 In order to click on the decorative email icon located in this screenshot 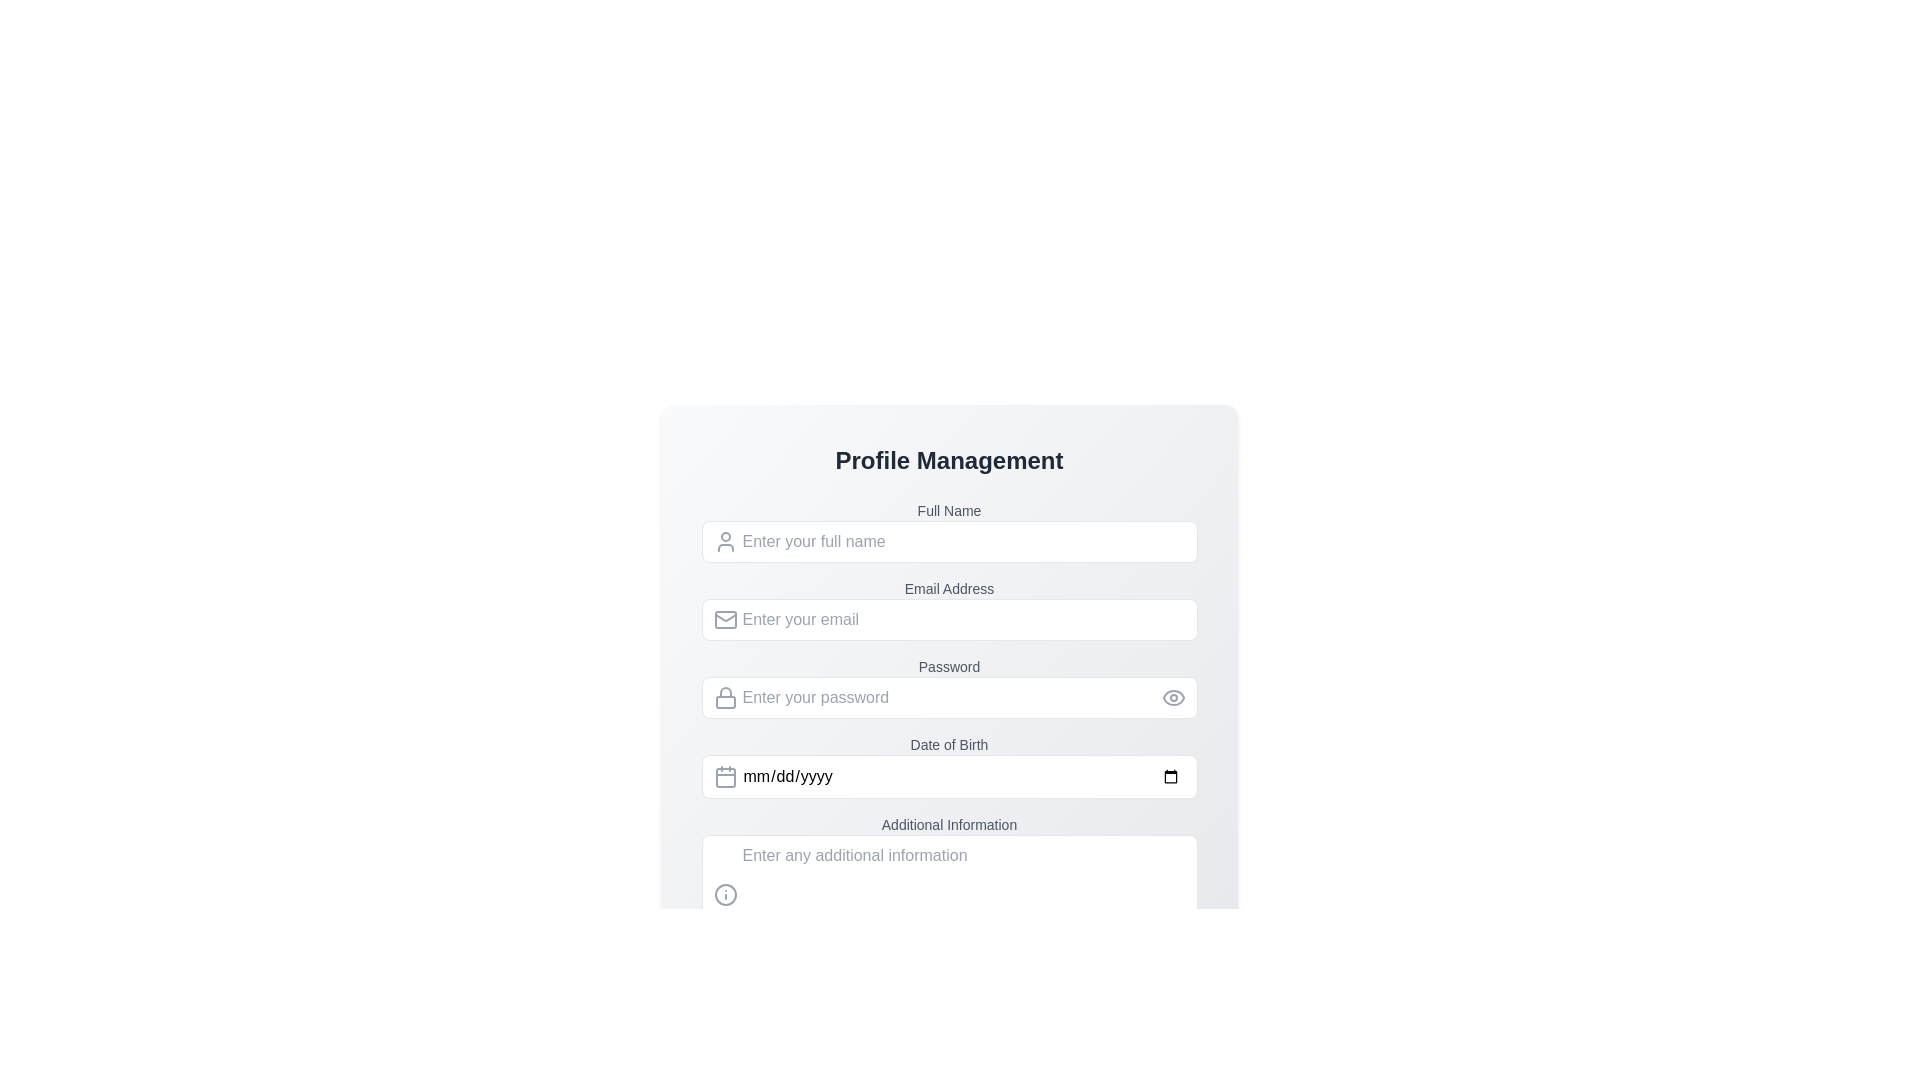, I will do `click(724, 619)`.